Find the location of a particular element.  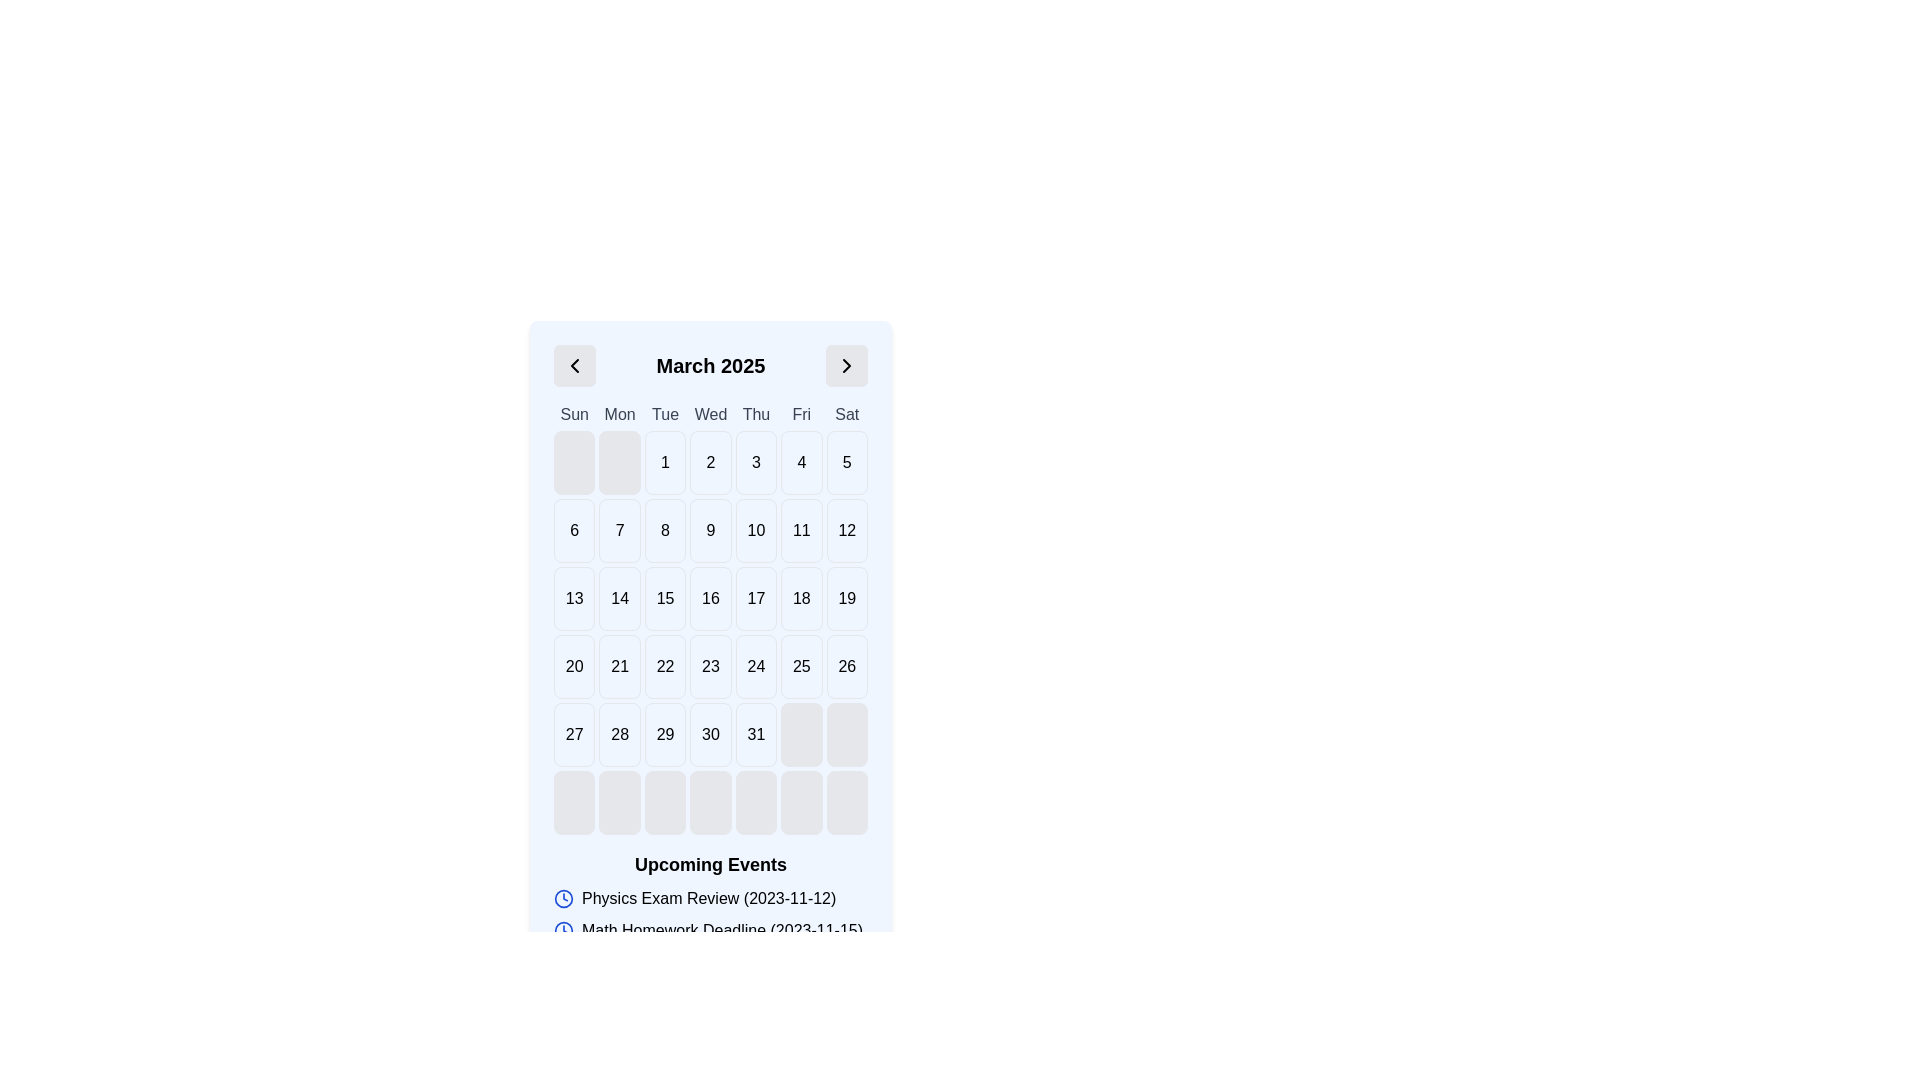

the calendar date cell representing '20' in the fifth row and first column is located at coordinates (573, 667).